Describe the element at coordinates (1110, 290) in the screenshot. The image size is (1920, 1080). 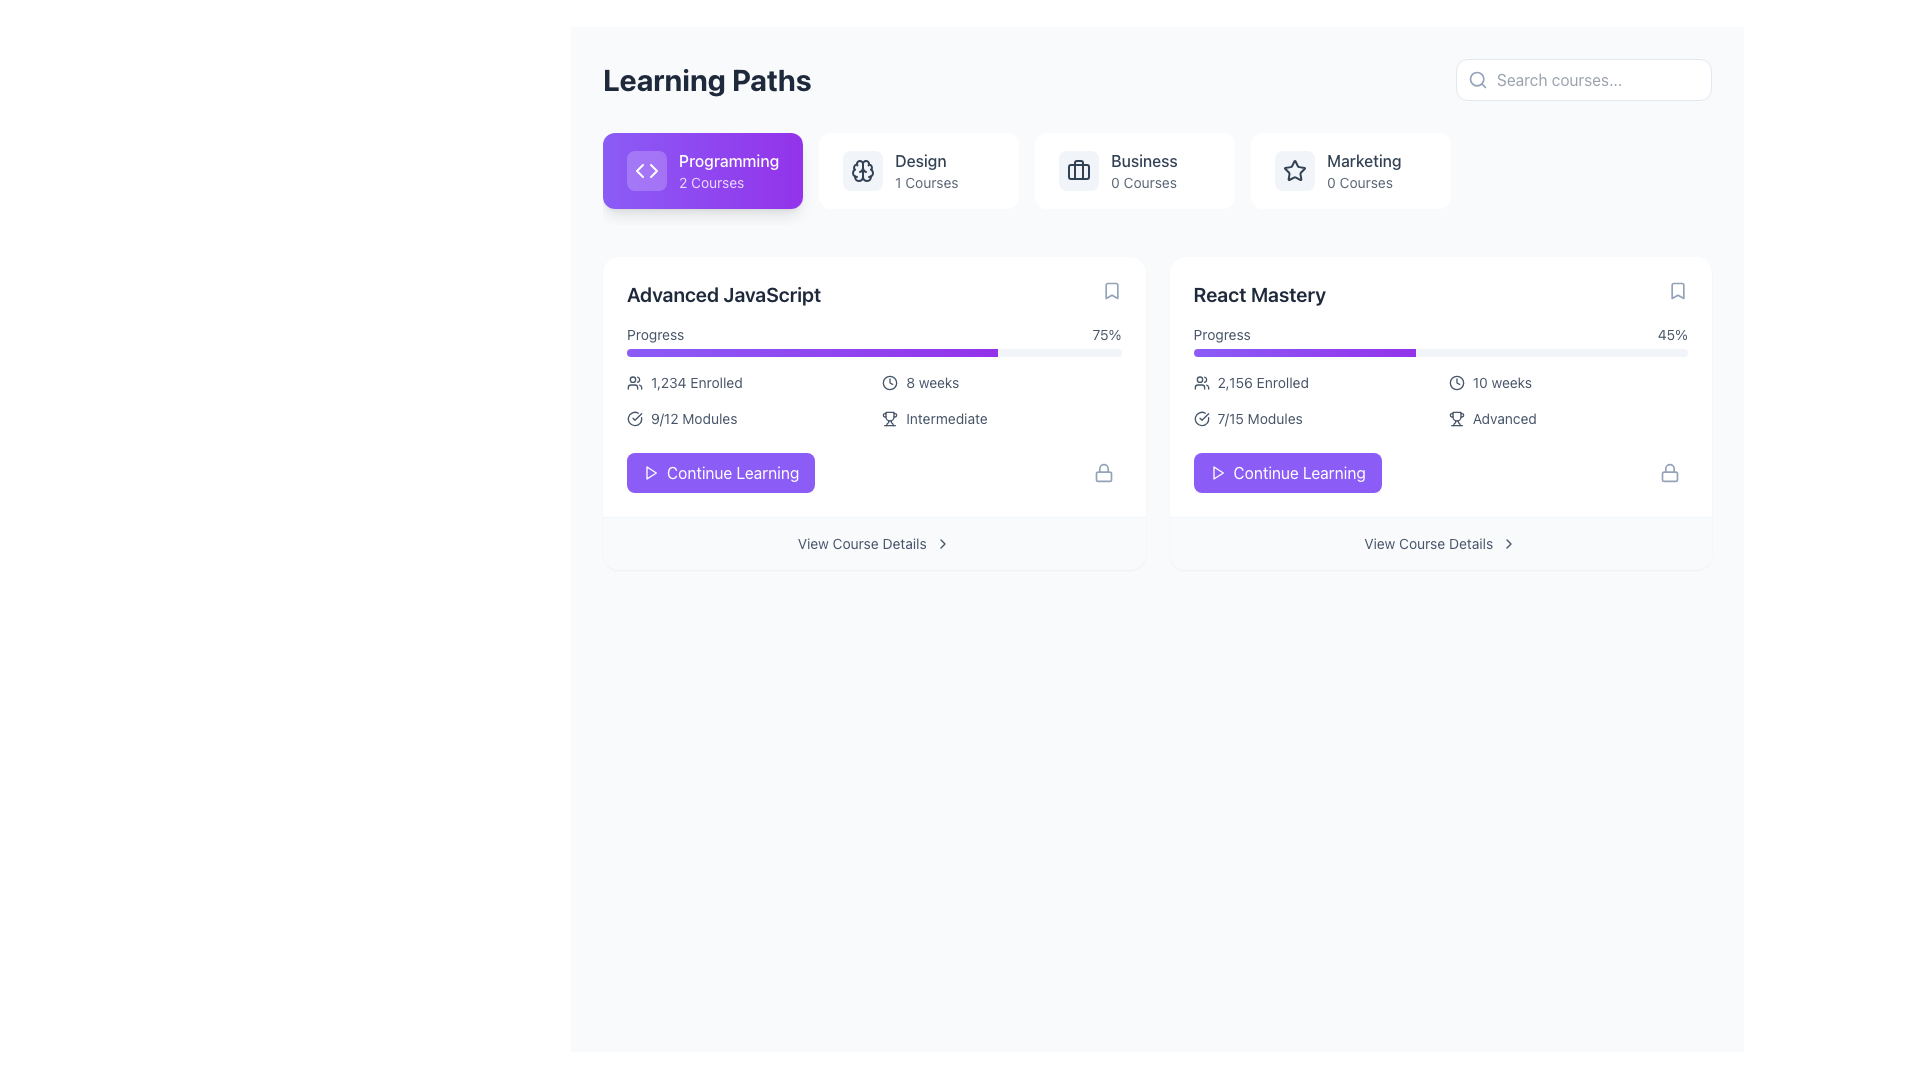
I see `the bookmark icon located to the right of the text 'Advanced JavaScript'` at that location.